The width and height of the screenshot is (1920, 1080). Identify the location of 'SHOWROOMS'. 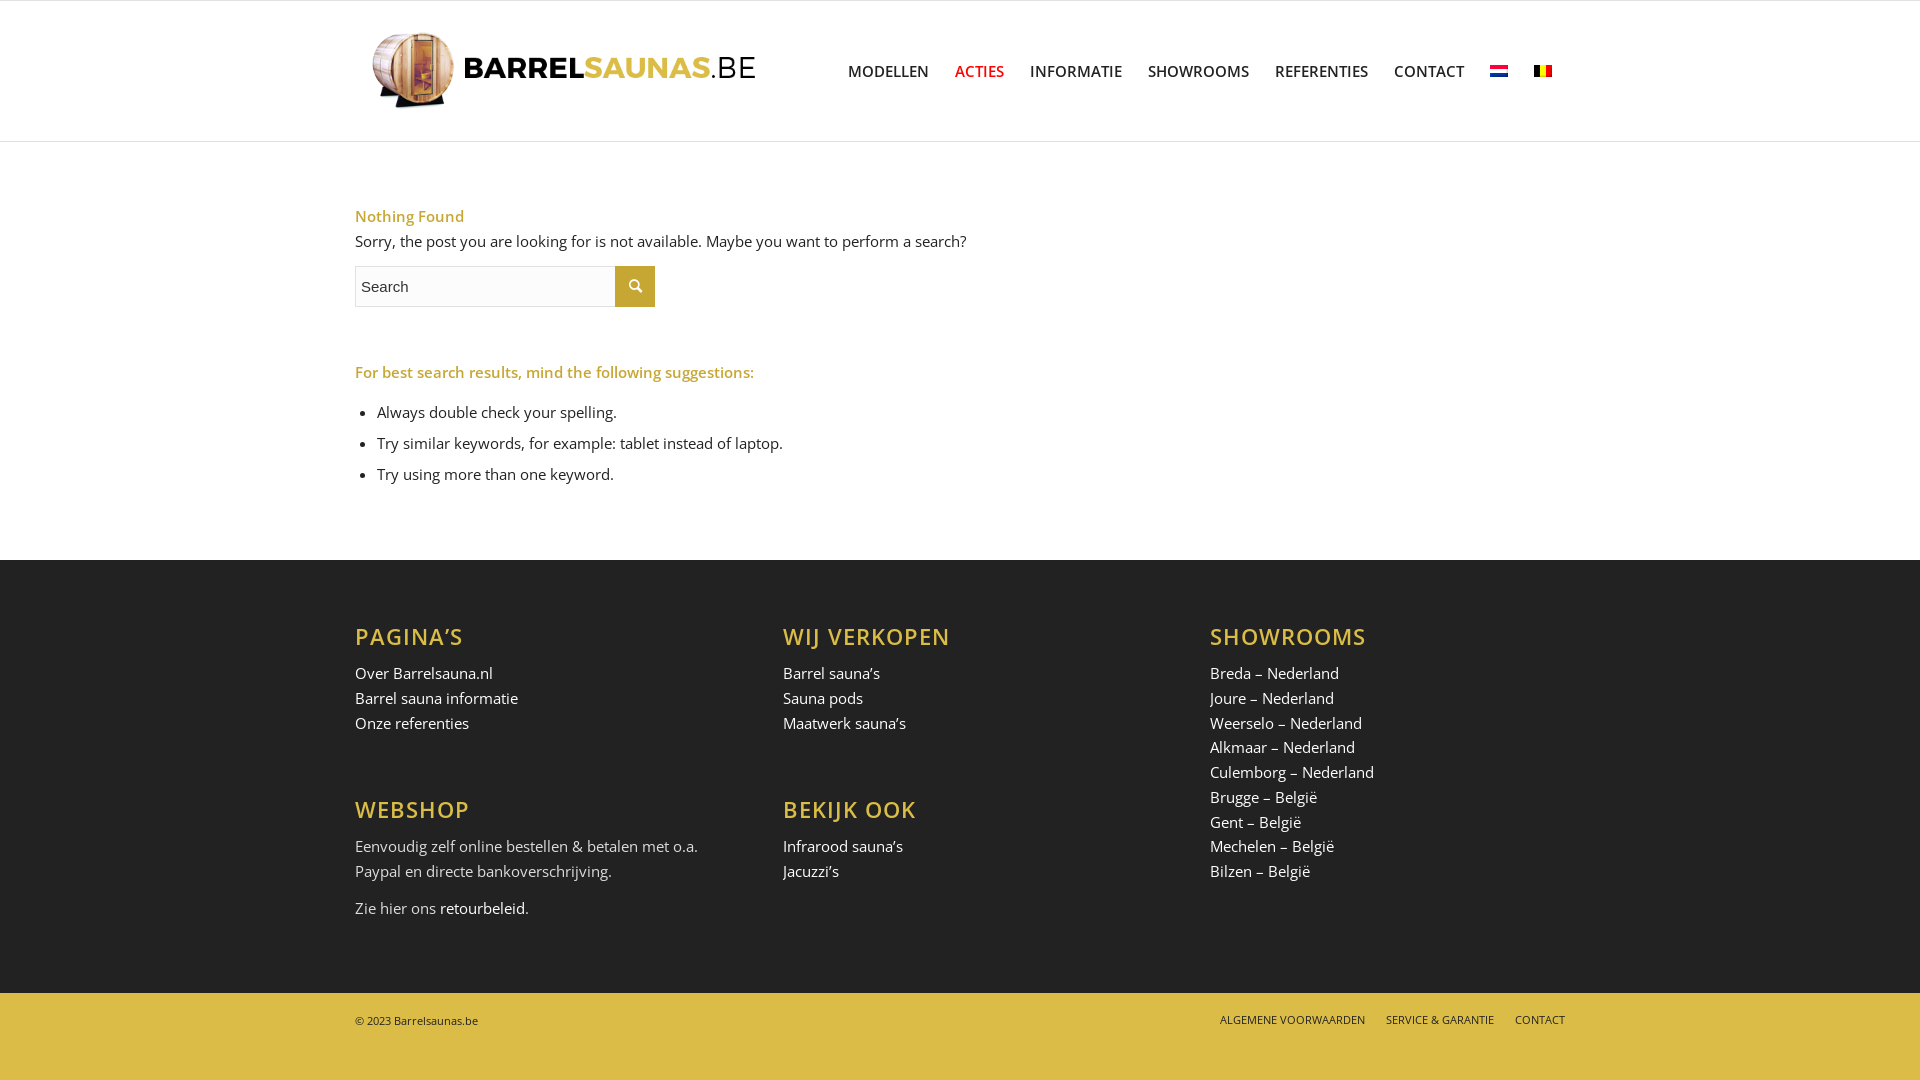
(1198, 69).